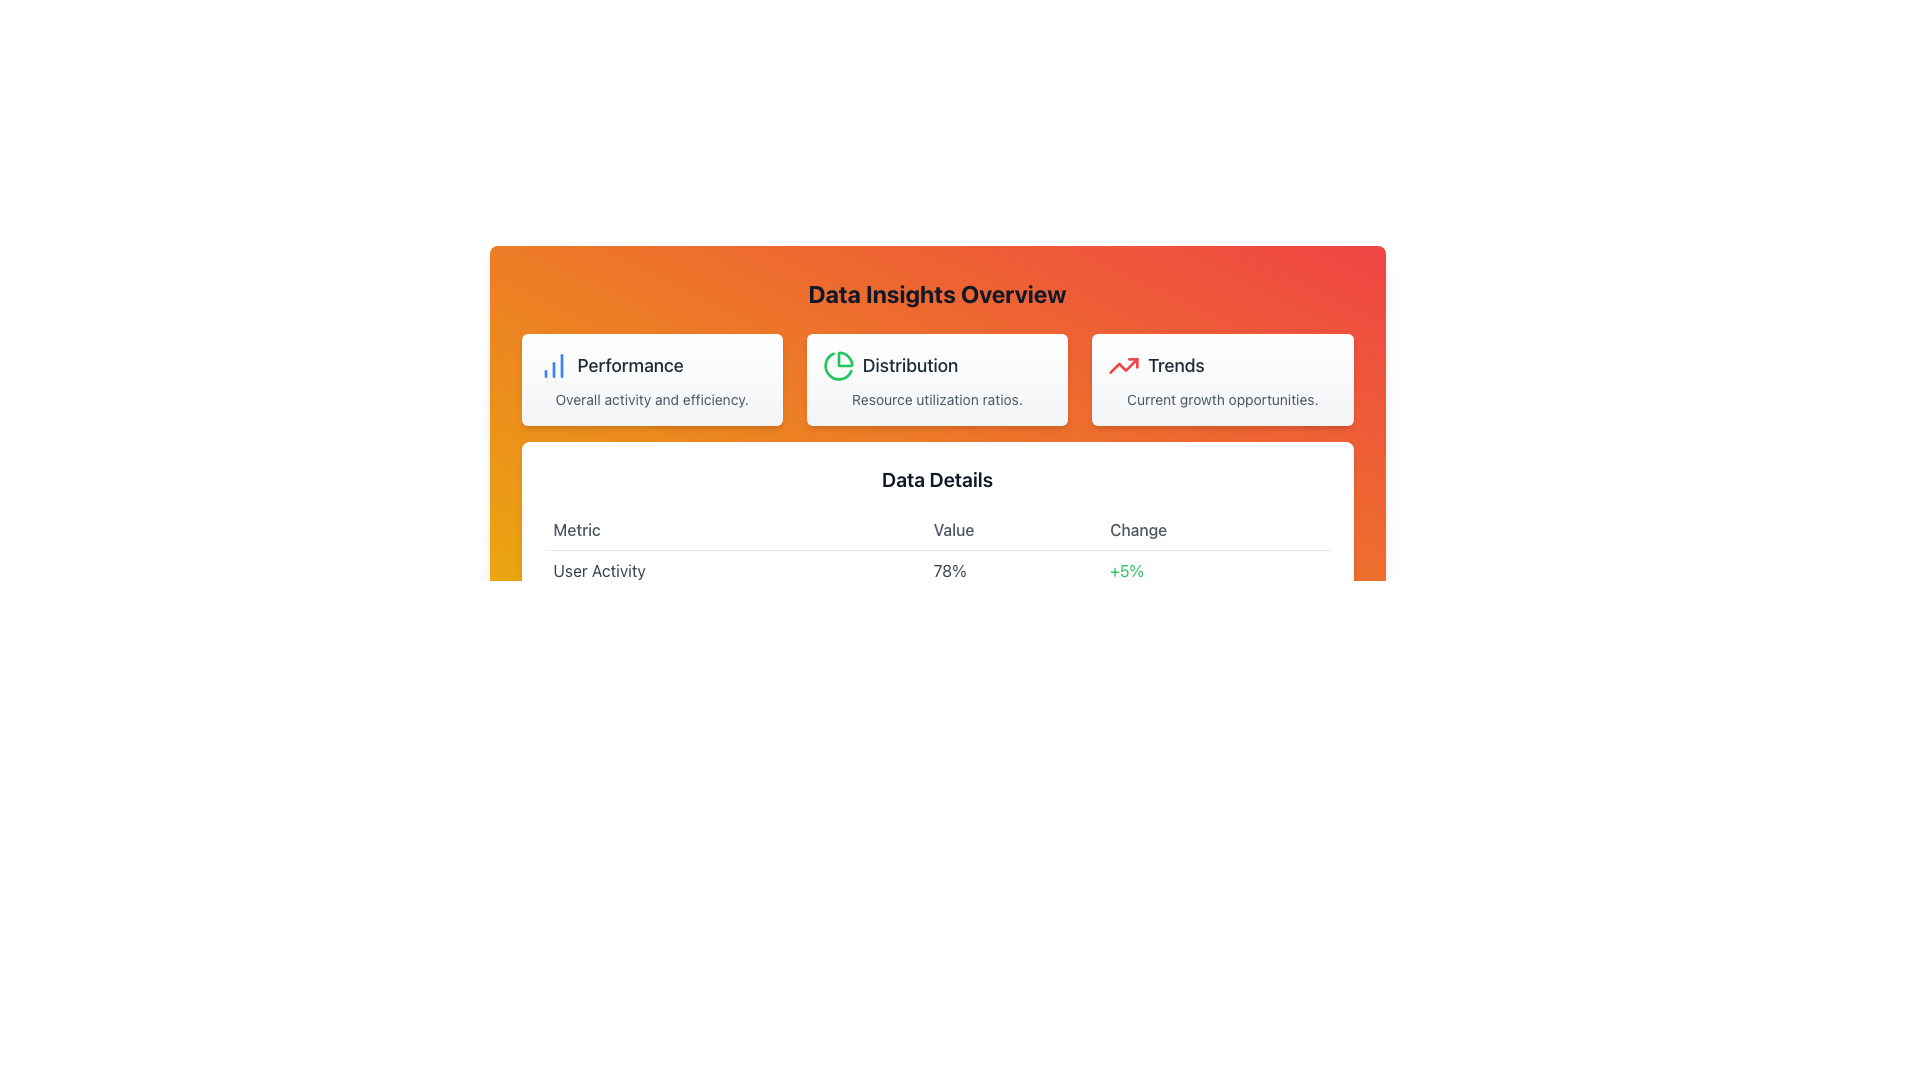 This screenshot has height=1080, width=1920. Describe the element at coordinates (936, 400) in the screenshot. I see `descriptive text label indicating the card's focus on resource utilization ratios, located within the 'Distribution' card` at that location.